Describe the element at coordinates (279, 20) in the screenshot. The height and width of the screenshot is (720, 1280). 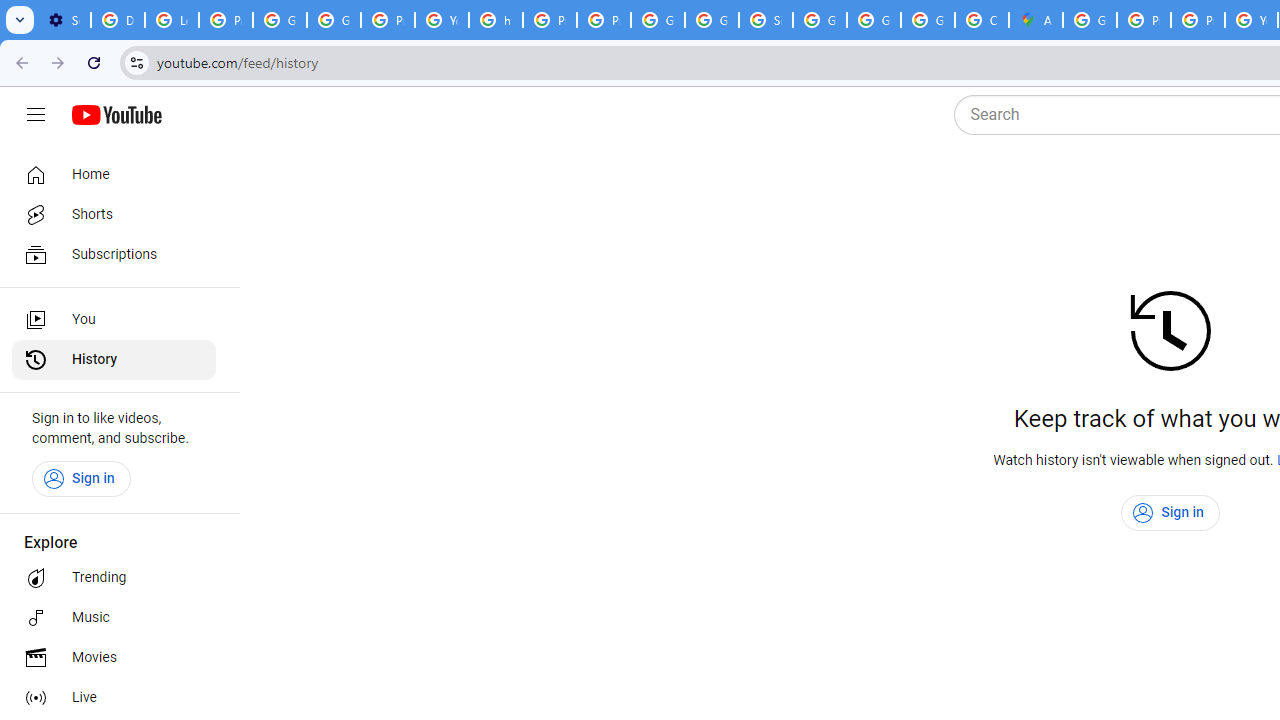
I see `'Google Account Help'` at that location.